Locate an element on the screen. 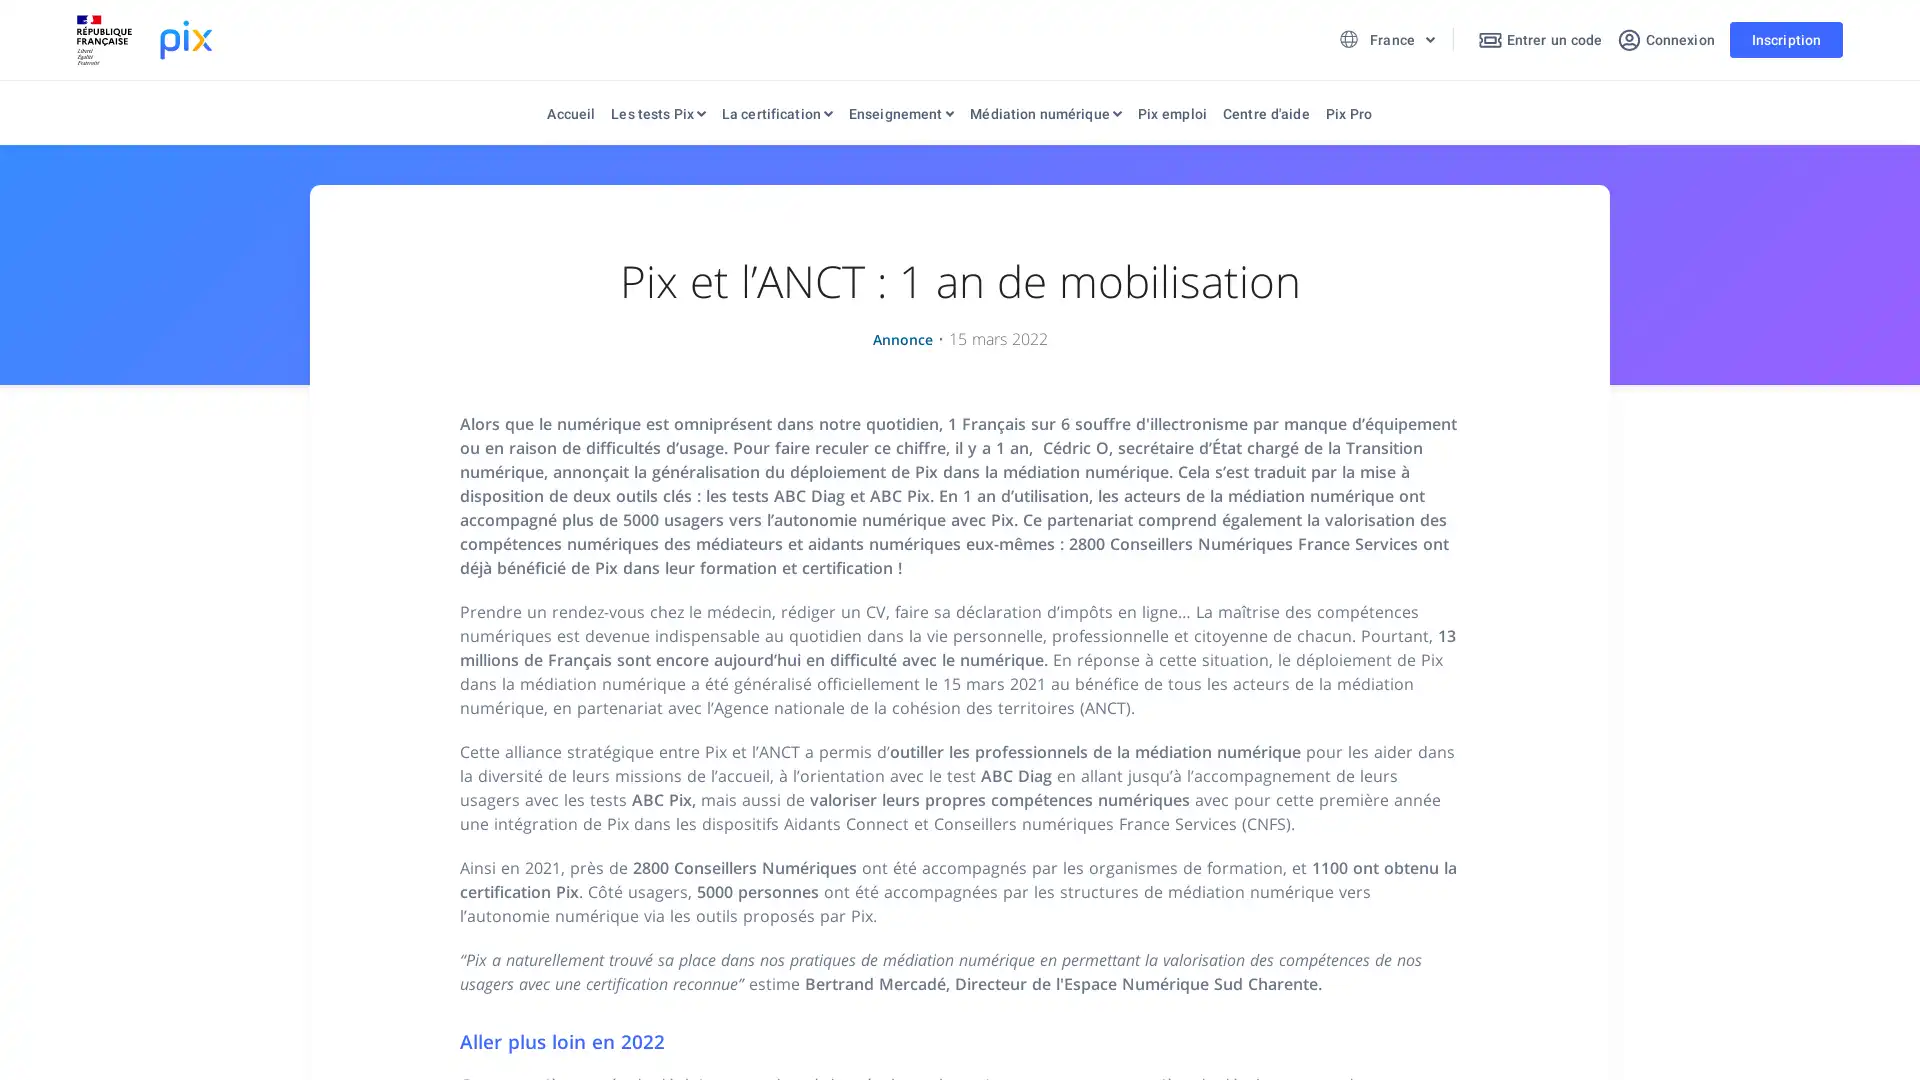  Mediation numerique is located at coordinates (1044, 118).